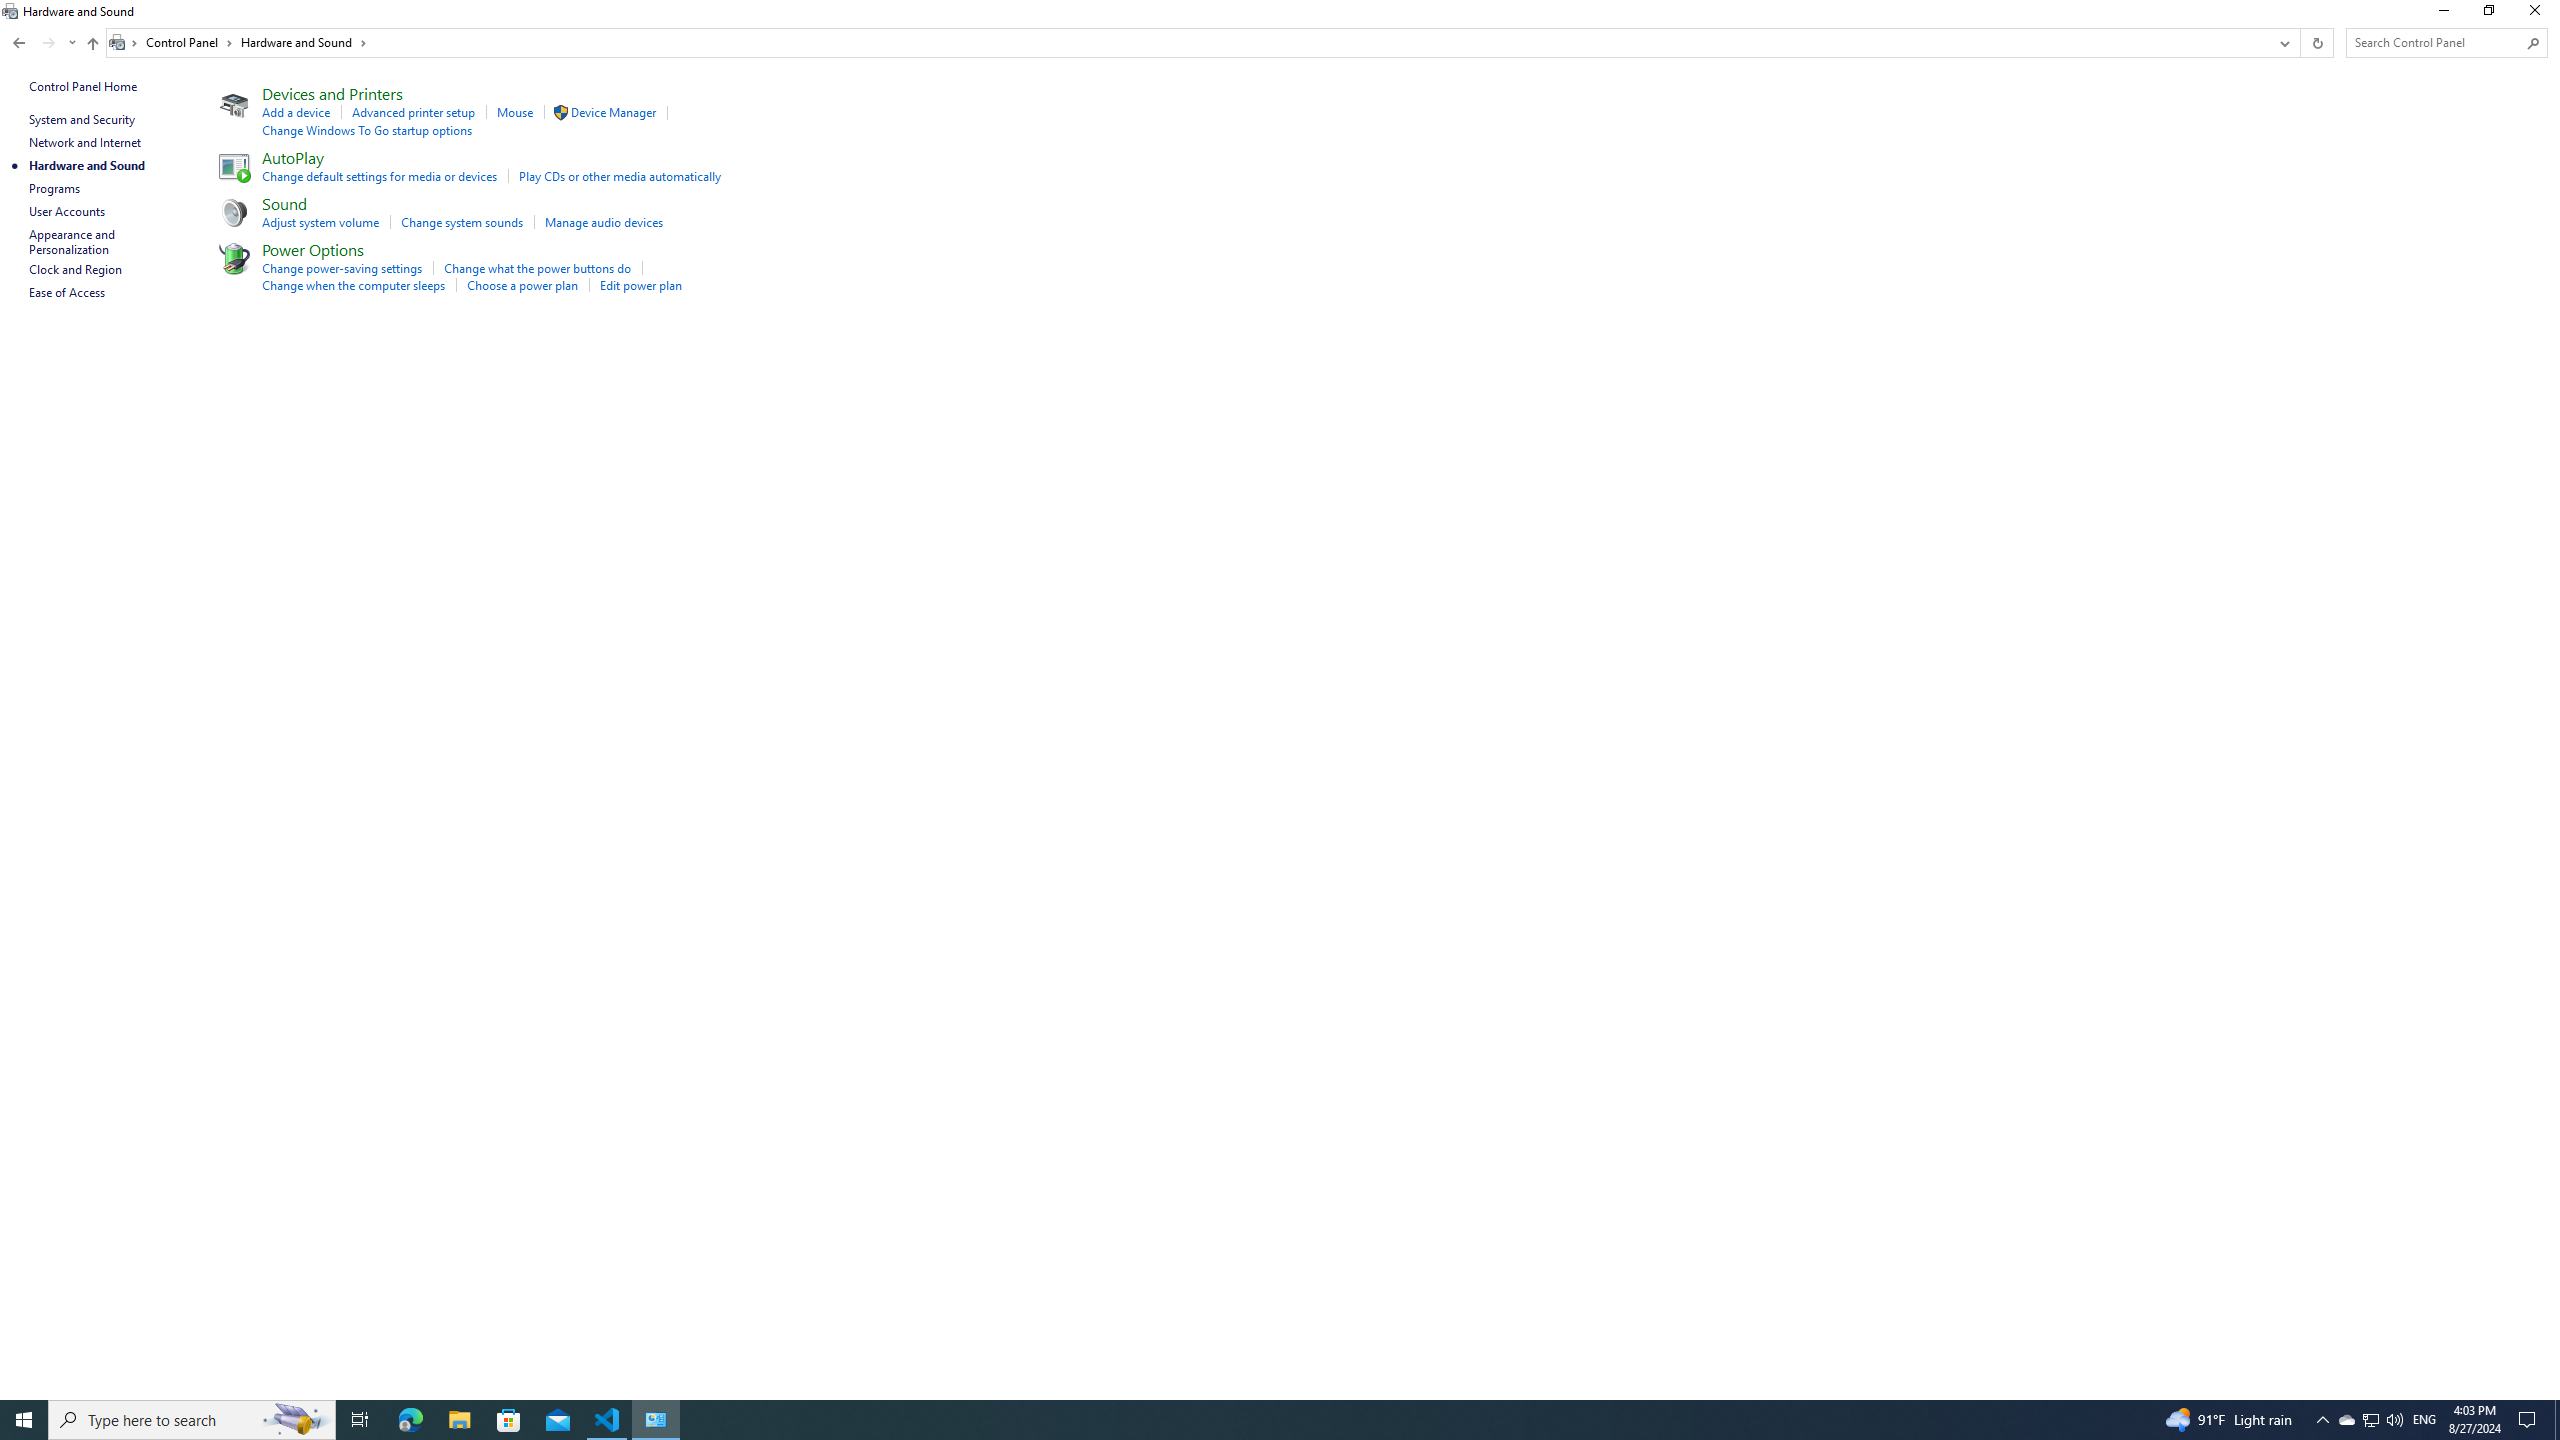 This screenshot has height=1440, width=2560. I want to click on 'Power Options', so click(313, 248).